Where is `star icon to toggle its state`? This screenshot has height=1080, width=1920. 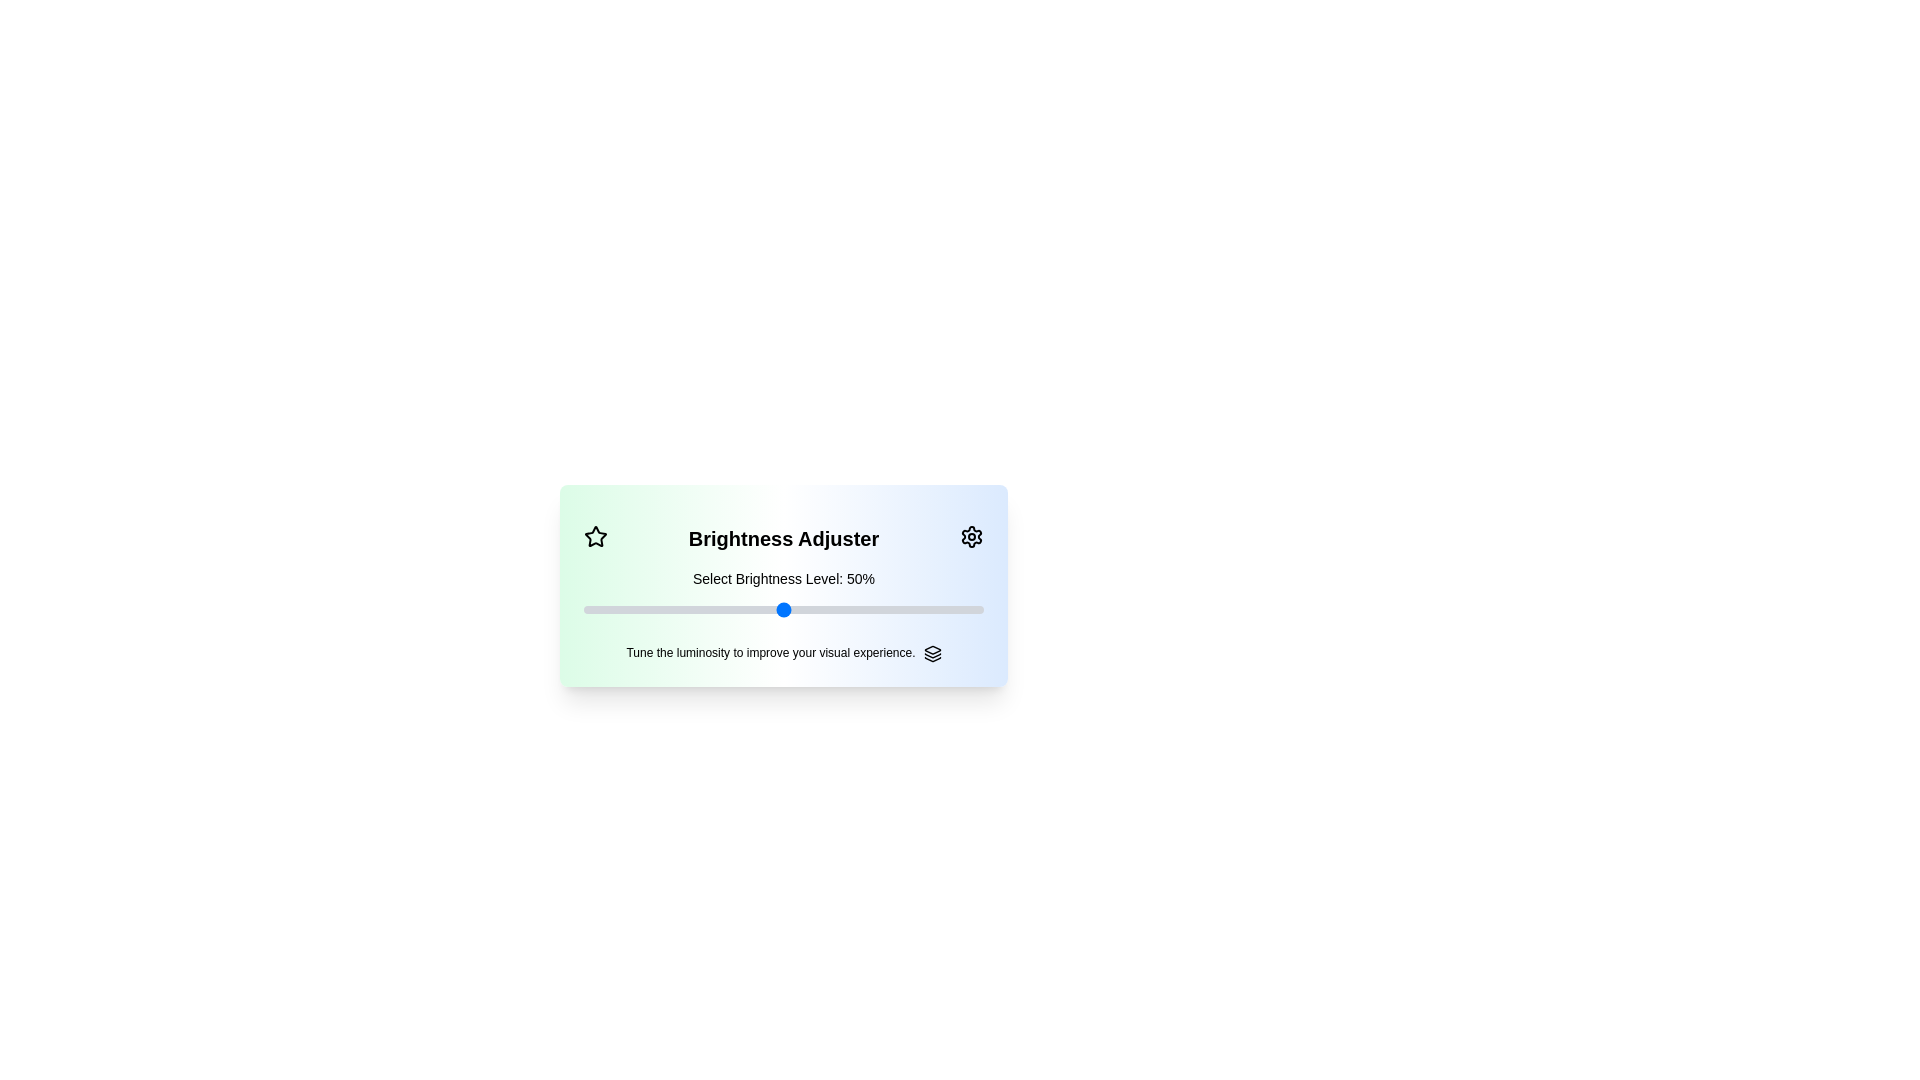 star icon to toggle its state is located at coordinates (594, 535).